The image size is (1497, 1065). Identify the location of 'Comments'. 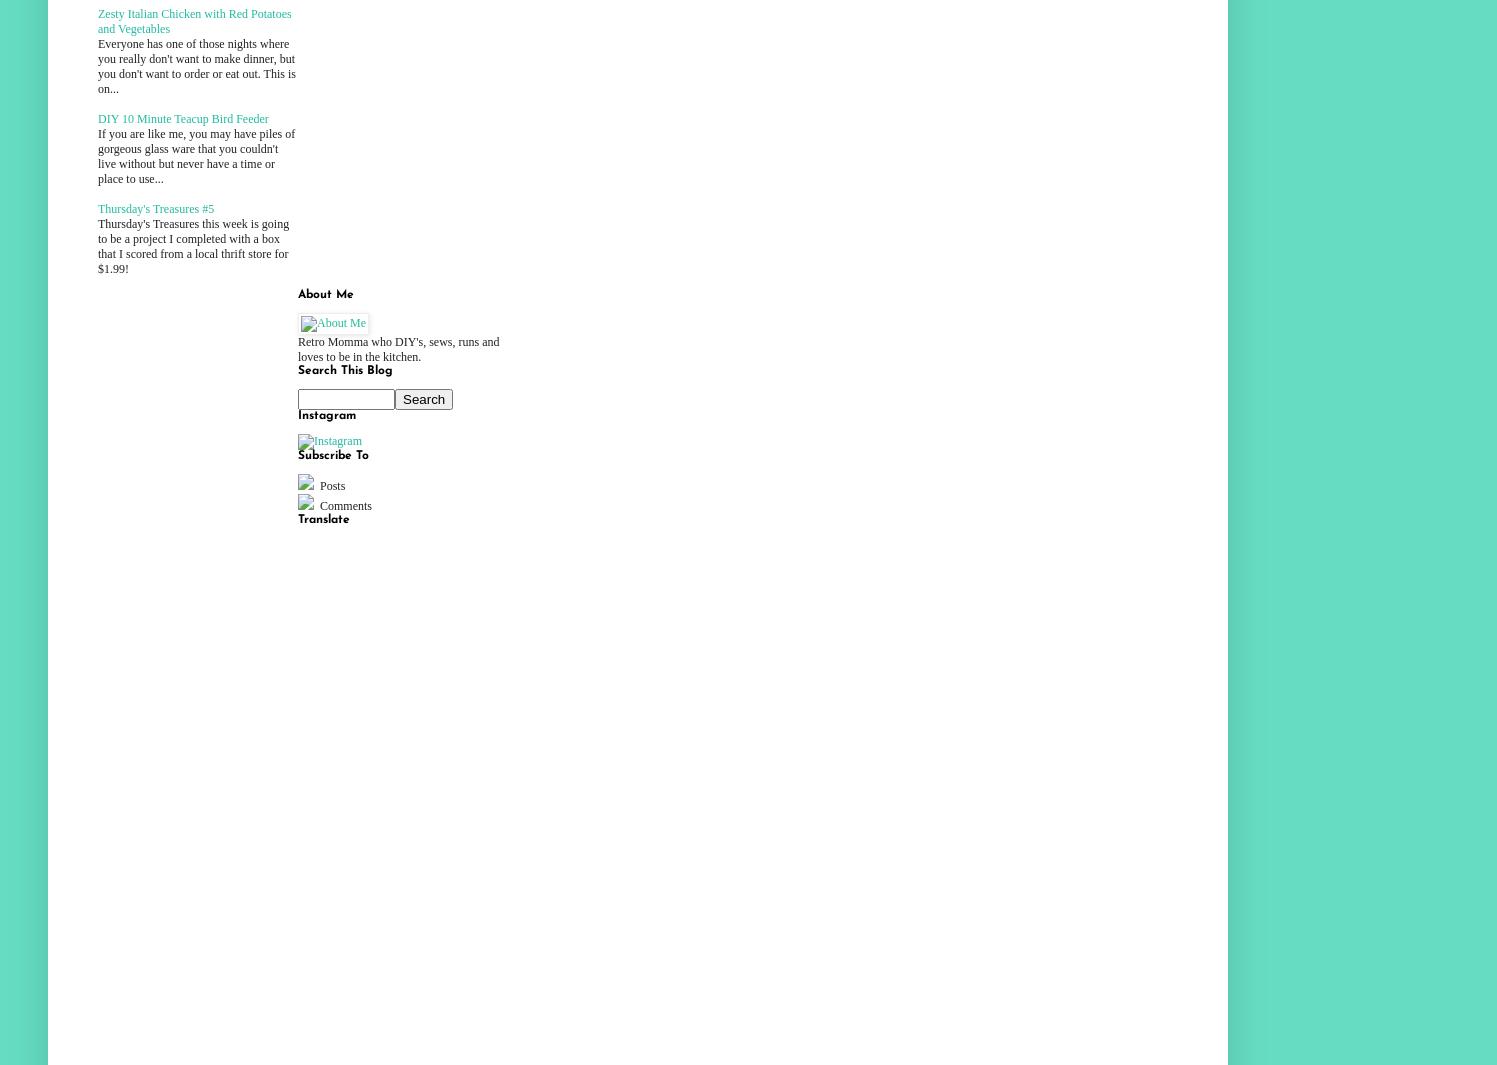
(344, 504).